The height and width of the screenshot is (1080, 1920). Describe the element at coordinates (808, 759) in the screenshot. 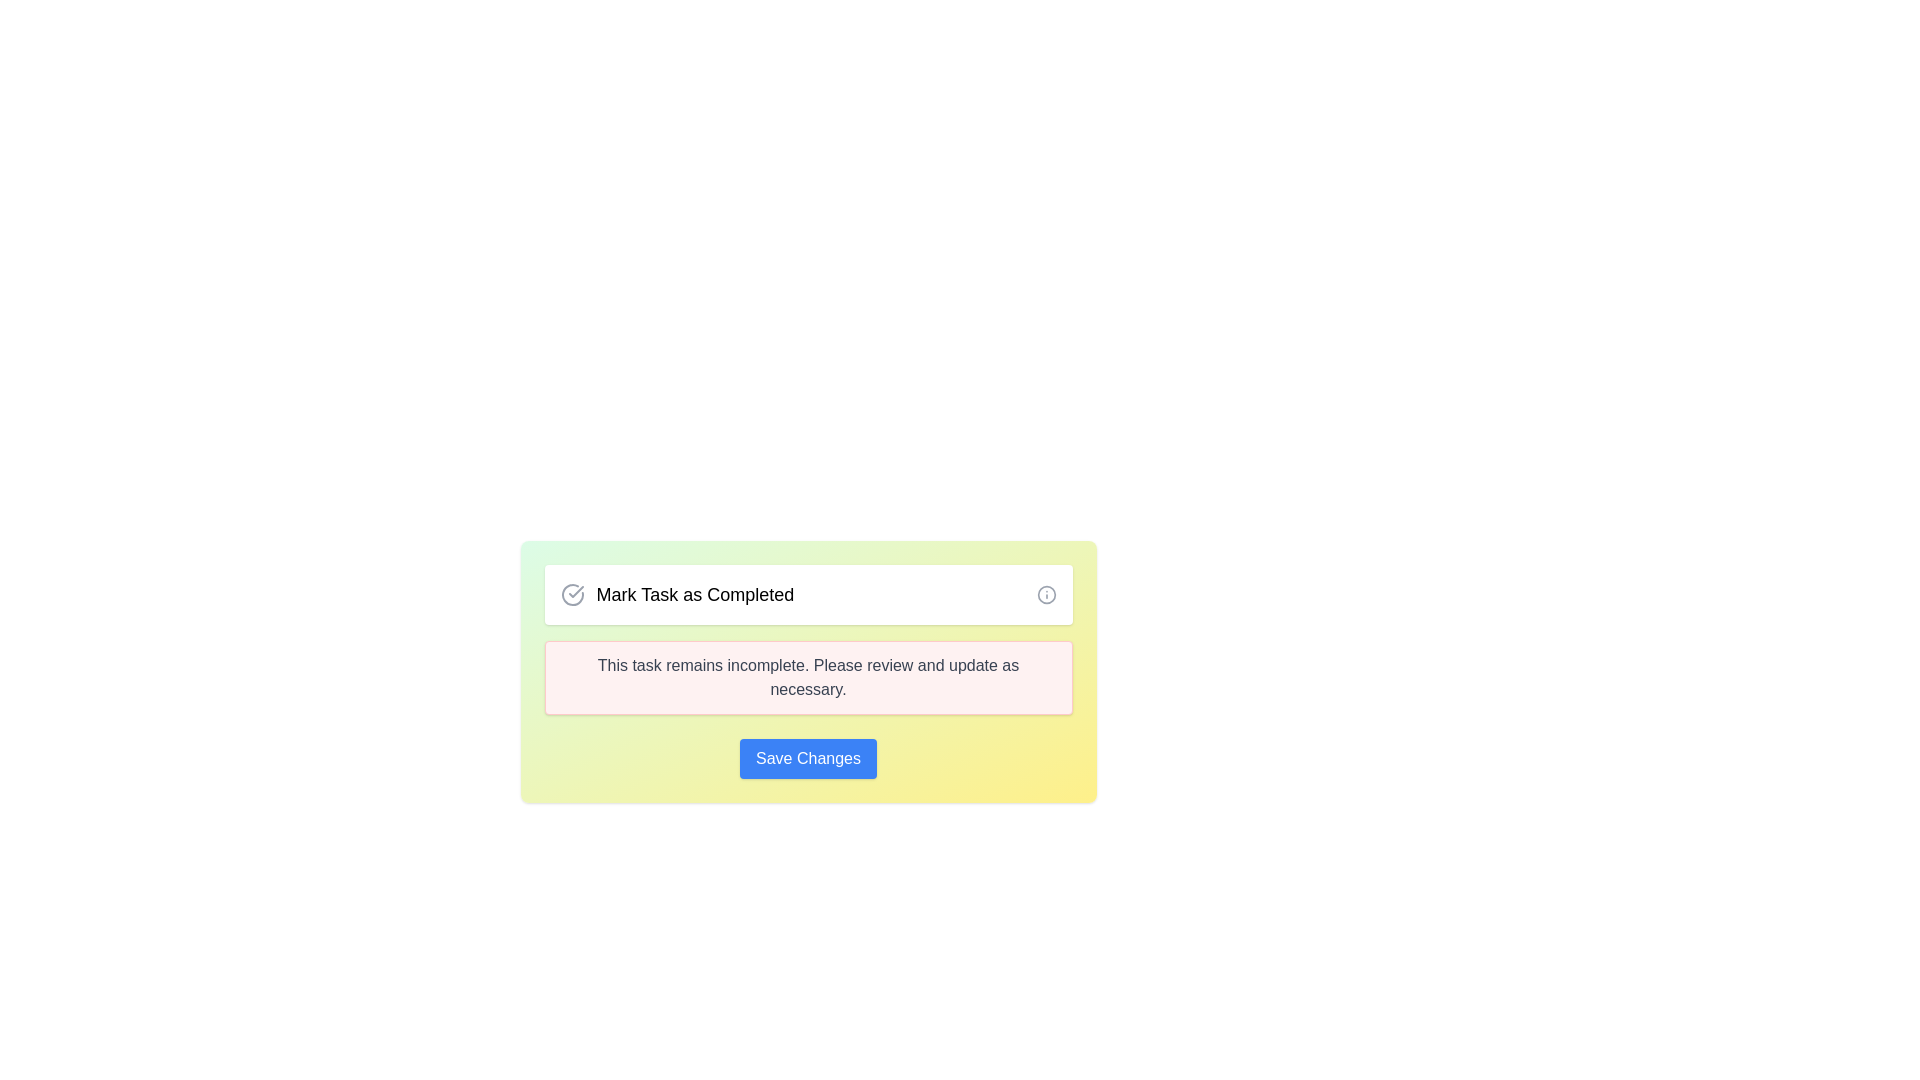

I see `the save button located below the text block that states 'This task remains incomplete. Please review and update as necessary'` at that location.